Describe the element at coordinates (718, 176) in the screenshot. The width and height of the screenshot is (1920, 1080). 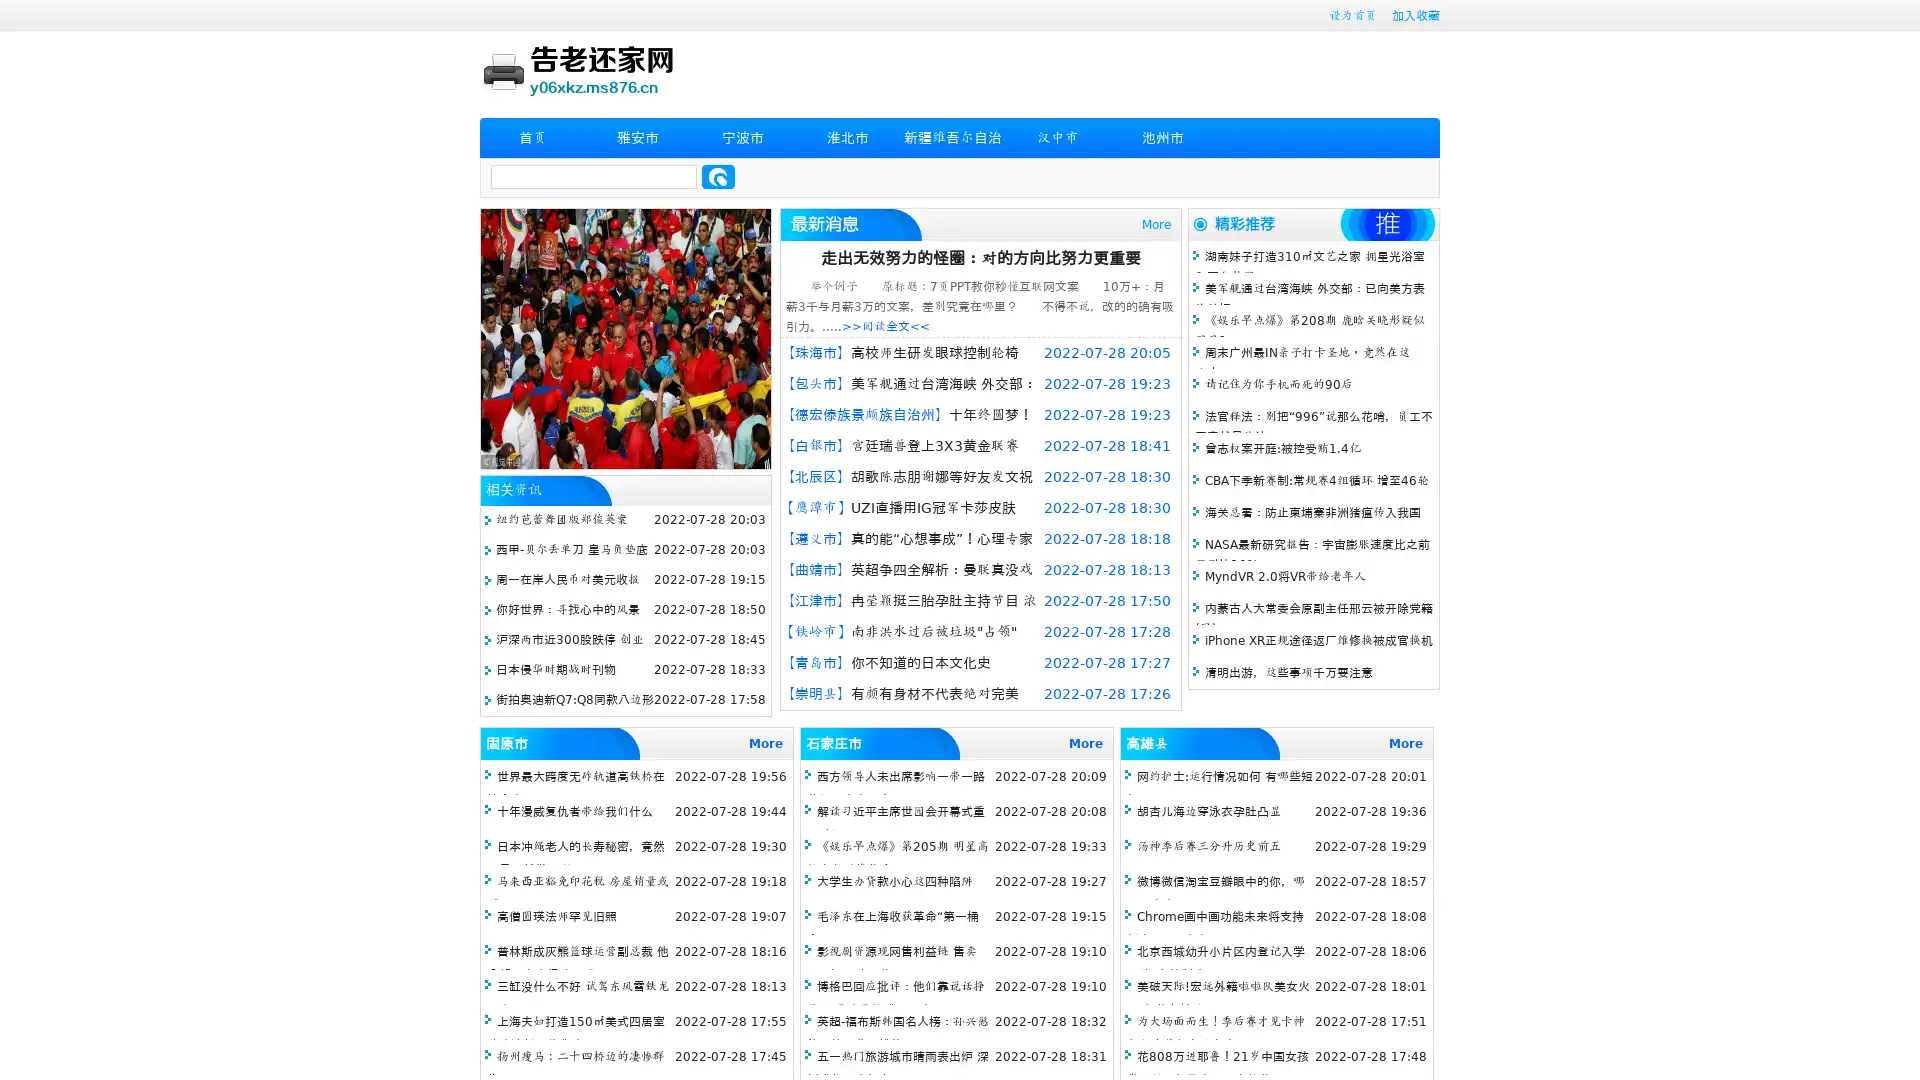
I see `Search` at that location.